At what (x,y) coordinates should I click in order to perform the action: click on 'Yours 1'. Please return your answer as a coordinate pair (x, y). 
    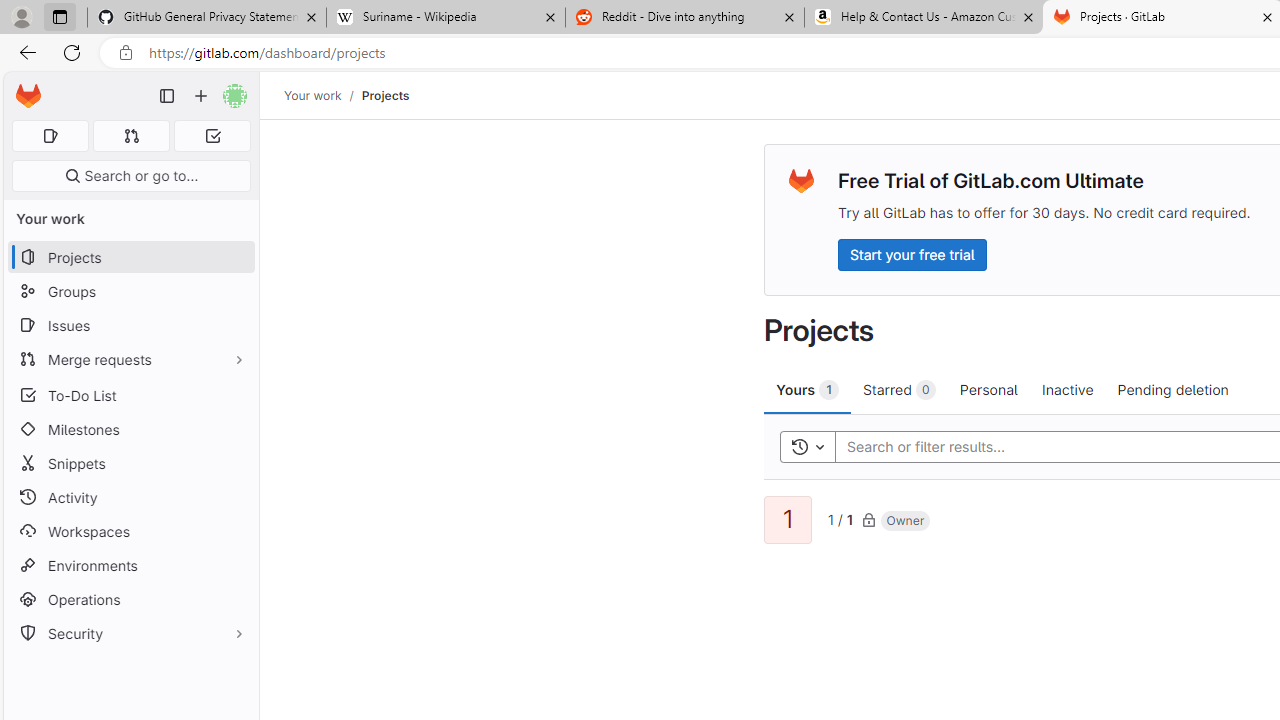
    Looking at the image, I should click on (808, 389).